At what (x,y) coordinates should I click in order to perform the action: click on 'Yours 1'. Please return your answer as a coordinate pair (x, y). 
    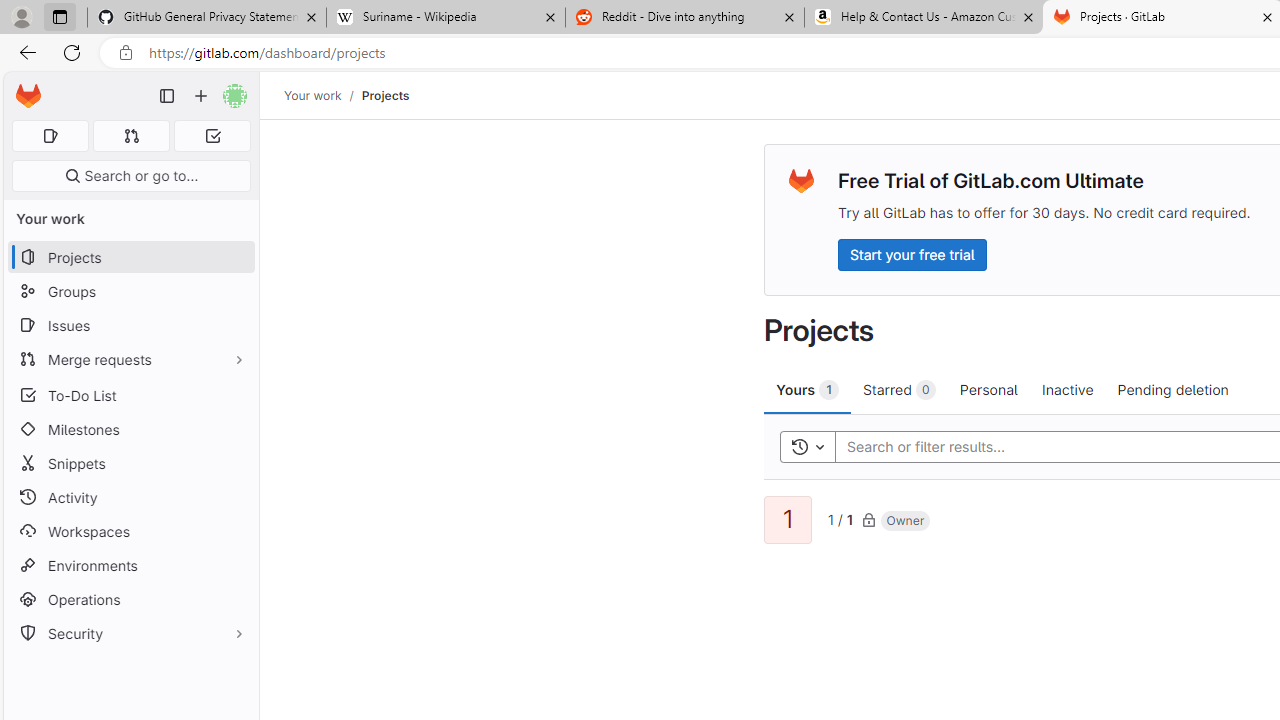
    Looking at the image, I should click on (808, 389).